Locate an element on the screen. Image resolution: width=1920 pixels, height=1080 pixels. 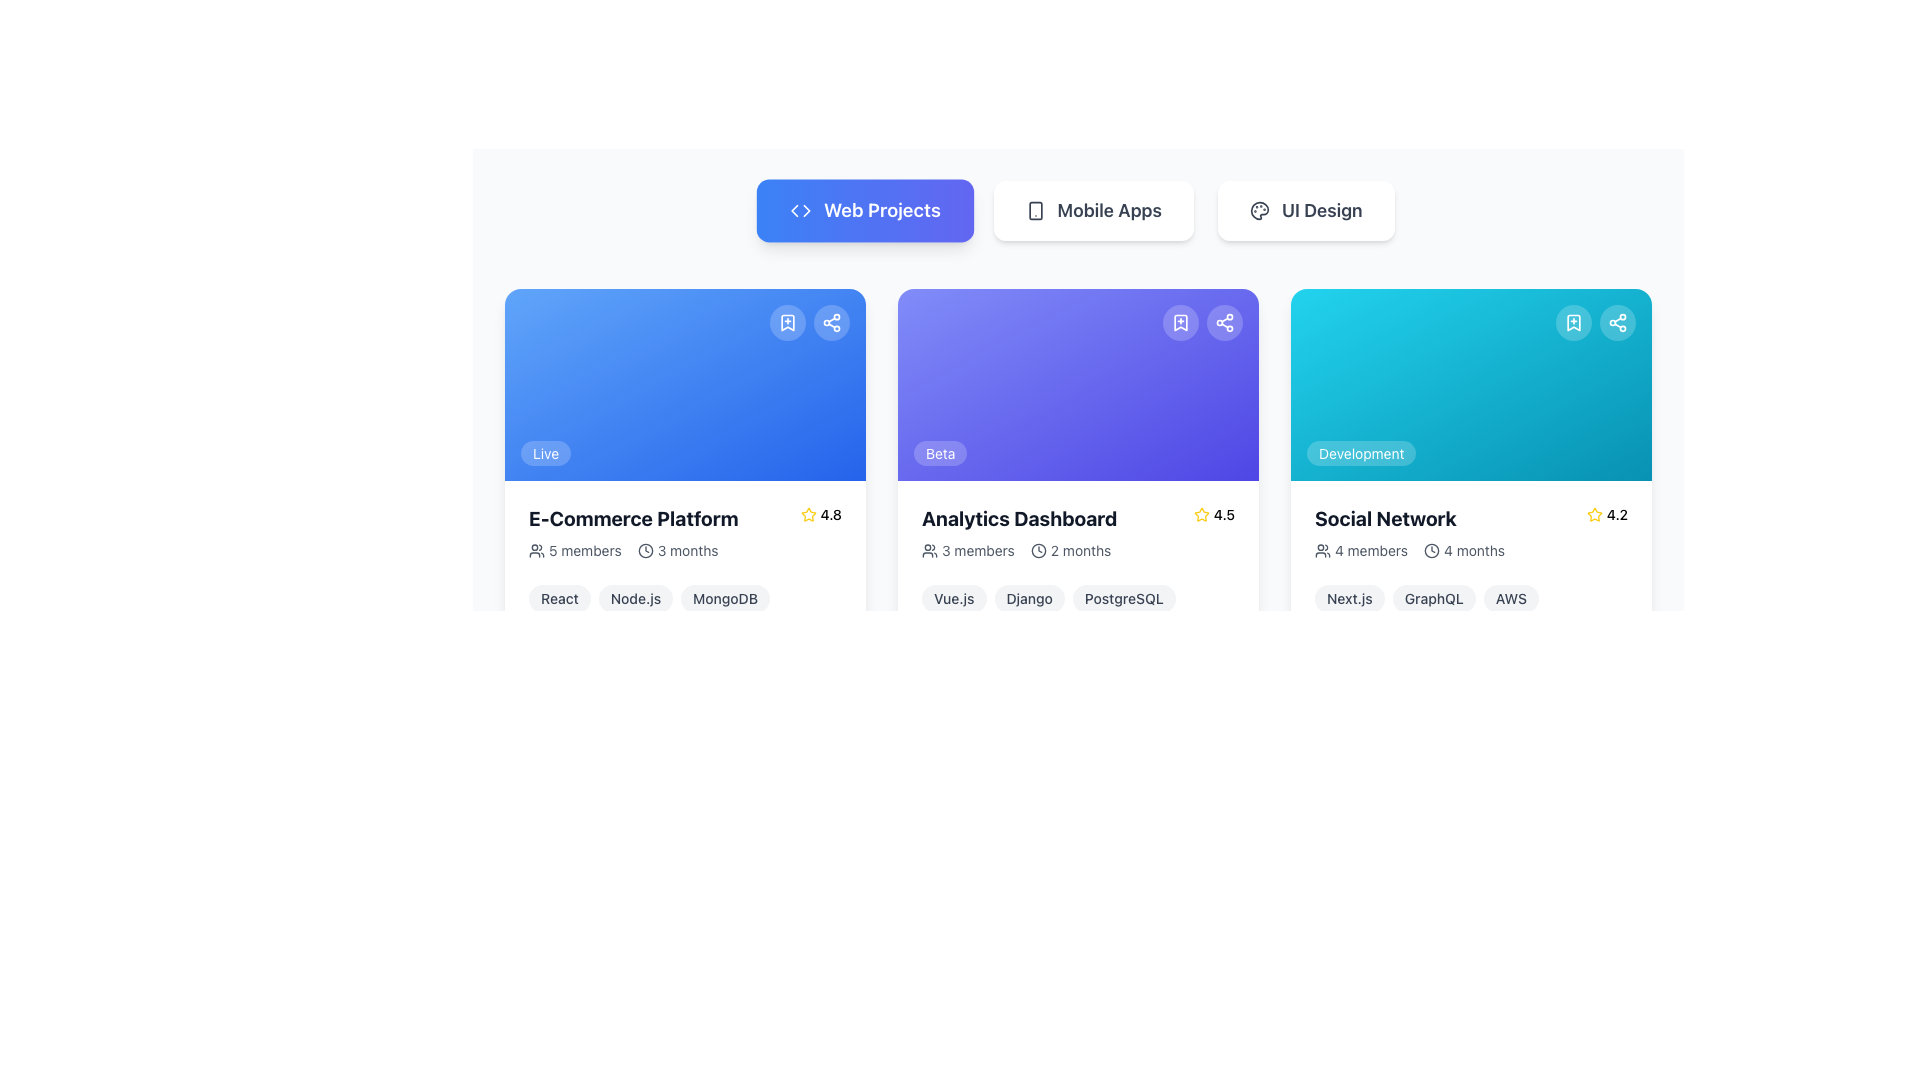
smartphone icon located within the 'Mobile Apps' button, positioned to the left of the text label 'Mobile Apps' is located at coordinates (1035, 211).